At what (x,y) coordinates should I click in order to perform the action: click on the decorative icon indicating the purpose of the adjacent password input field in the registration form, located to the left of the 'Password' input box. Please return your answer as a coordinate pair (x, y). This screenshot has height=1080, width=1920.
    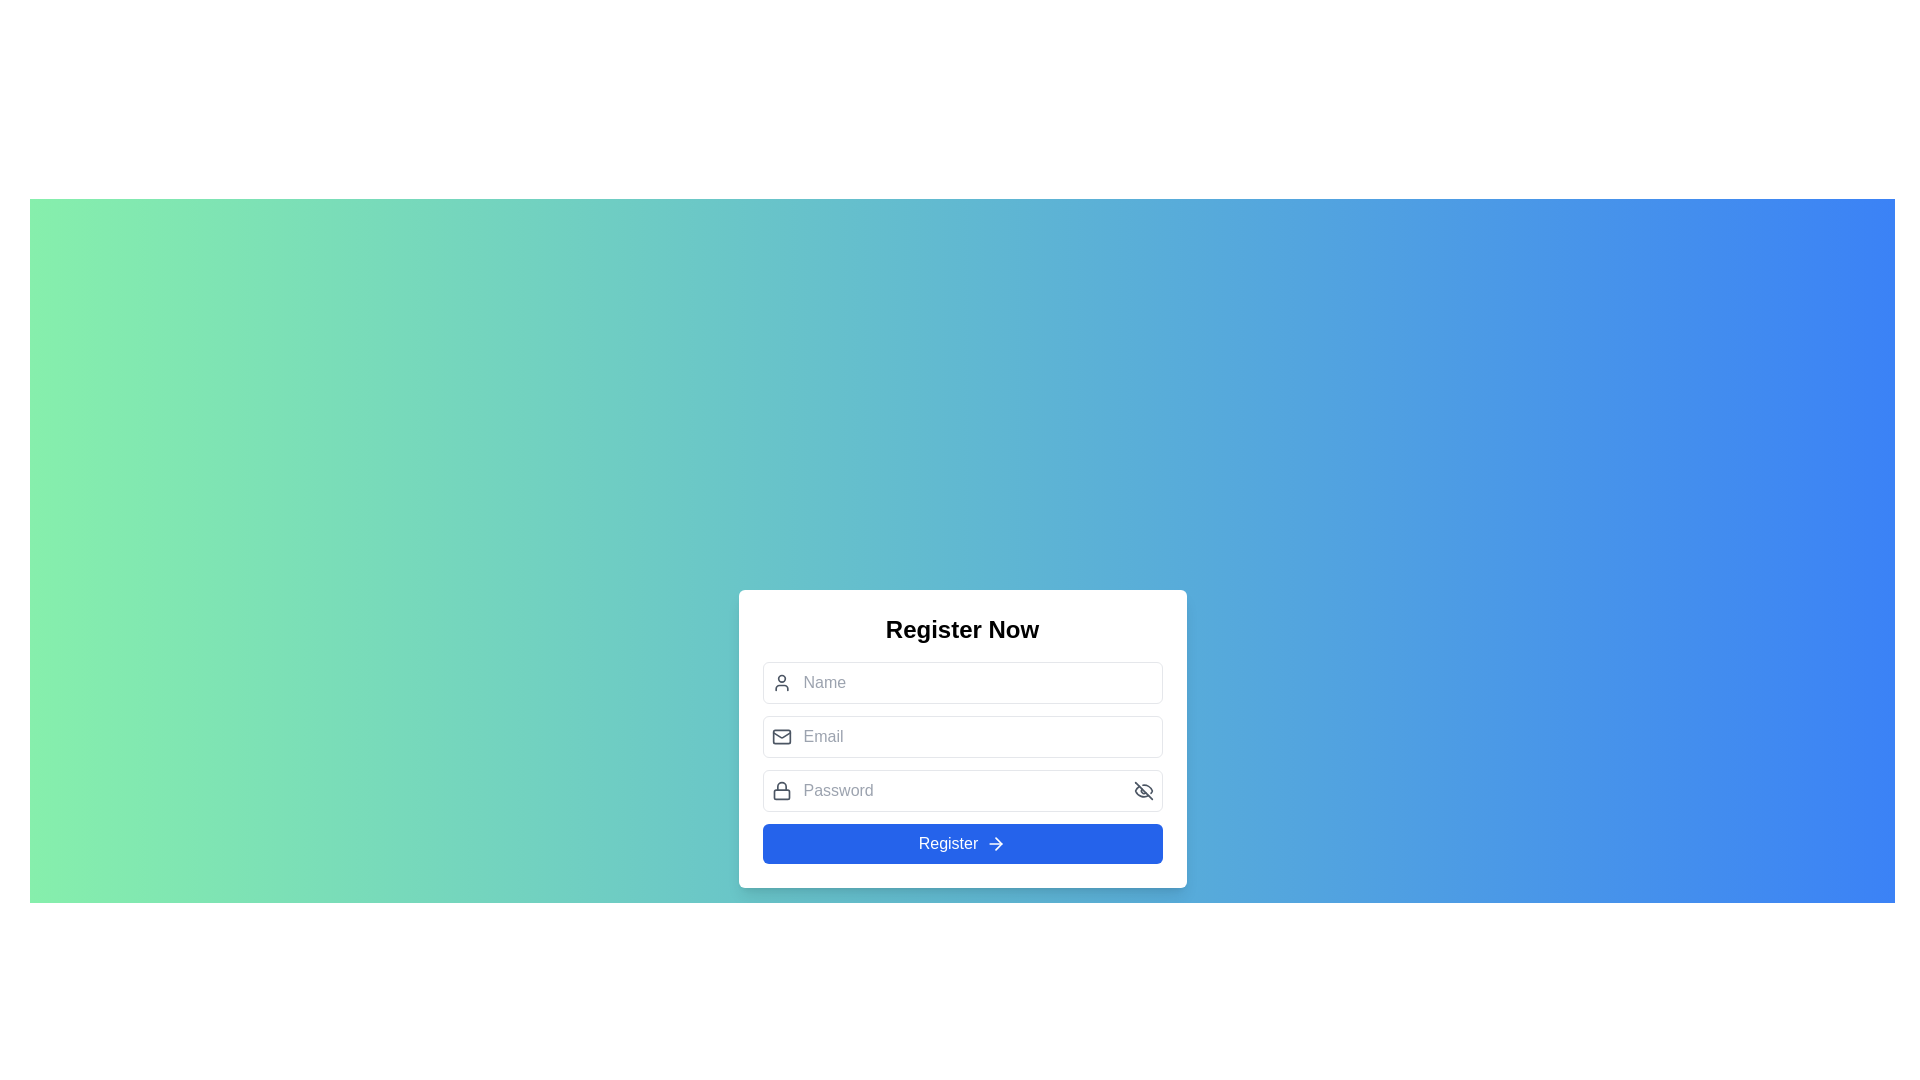
    Looking at the image, I should click on (780, 789).